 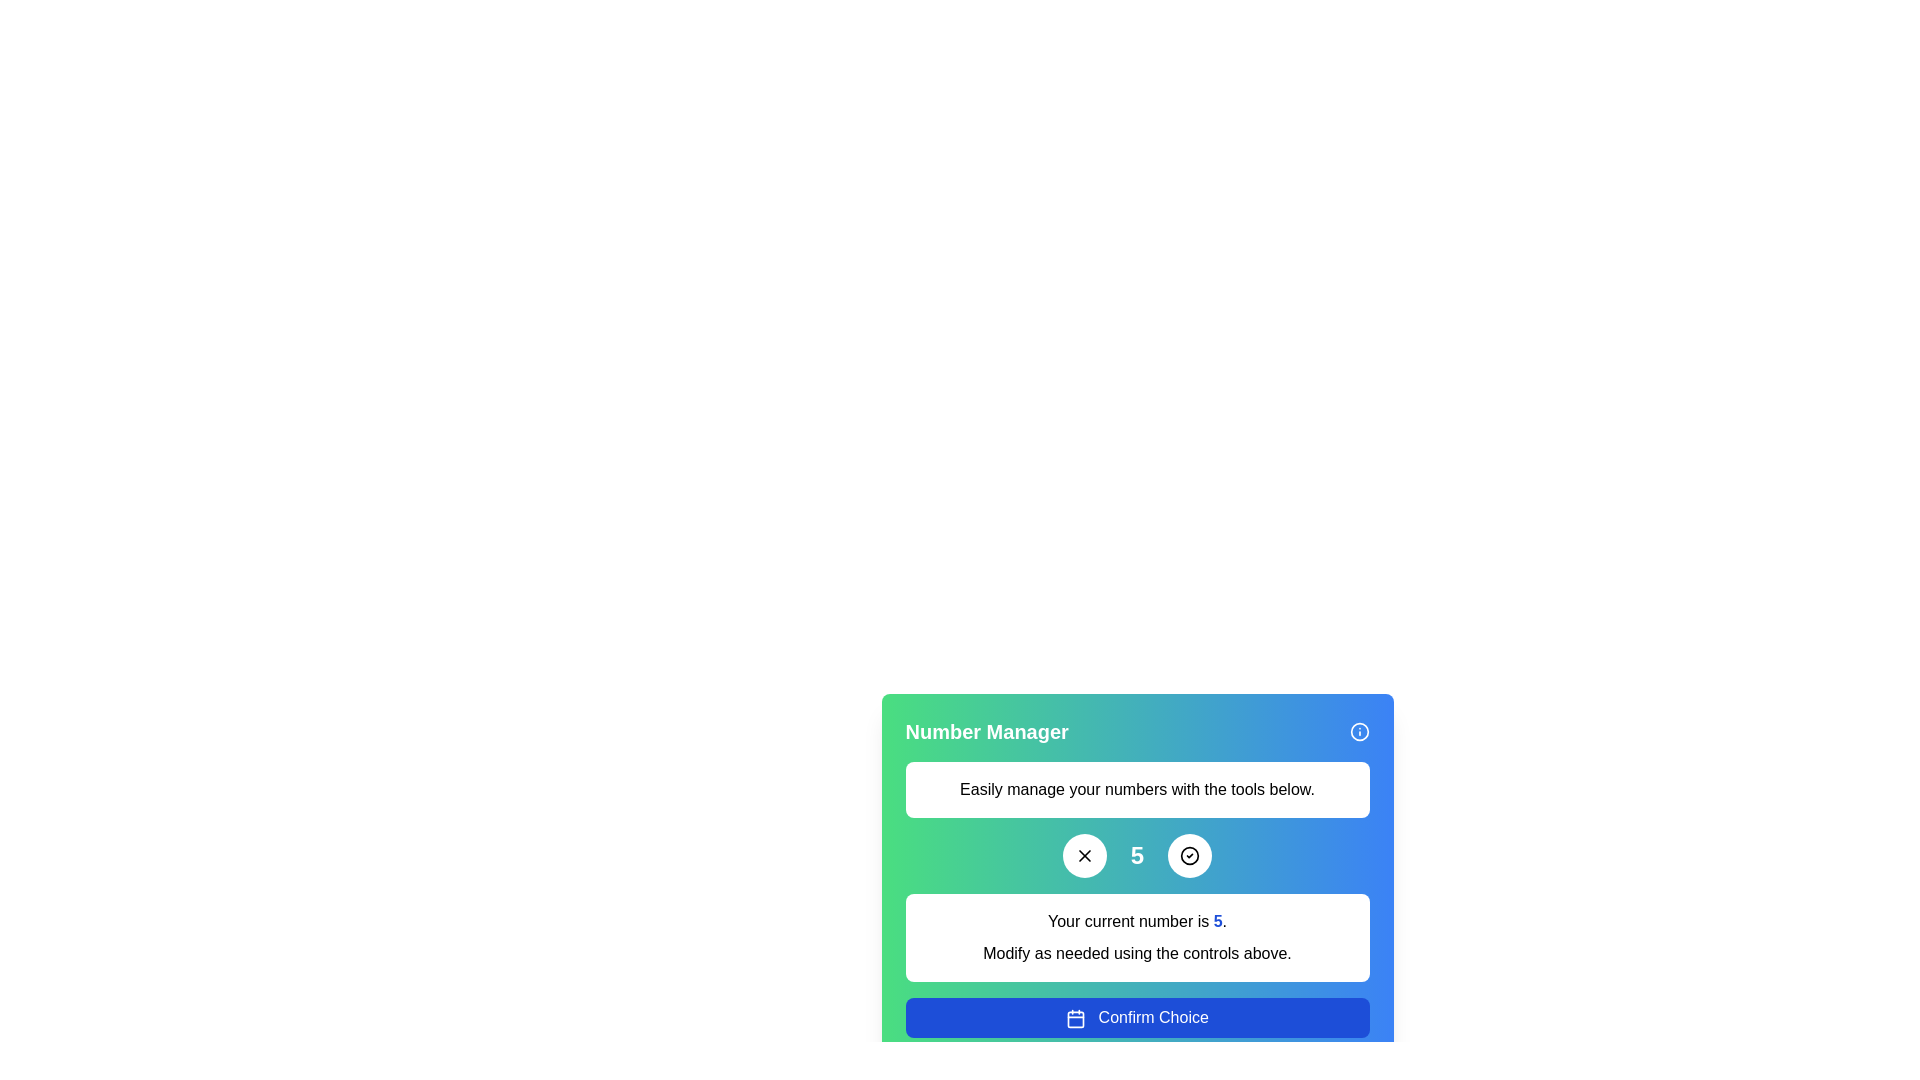 I want to click on the Circle-check icon located to the right of the number 5 in the Number Manager section, so click(x=1190, y=855).